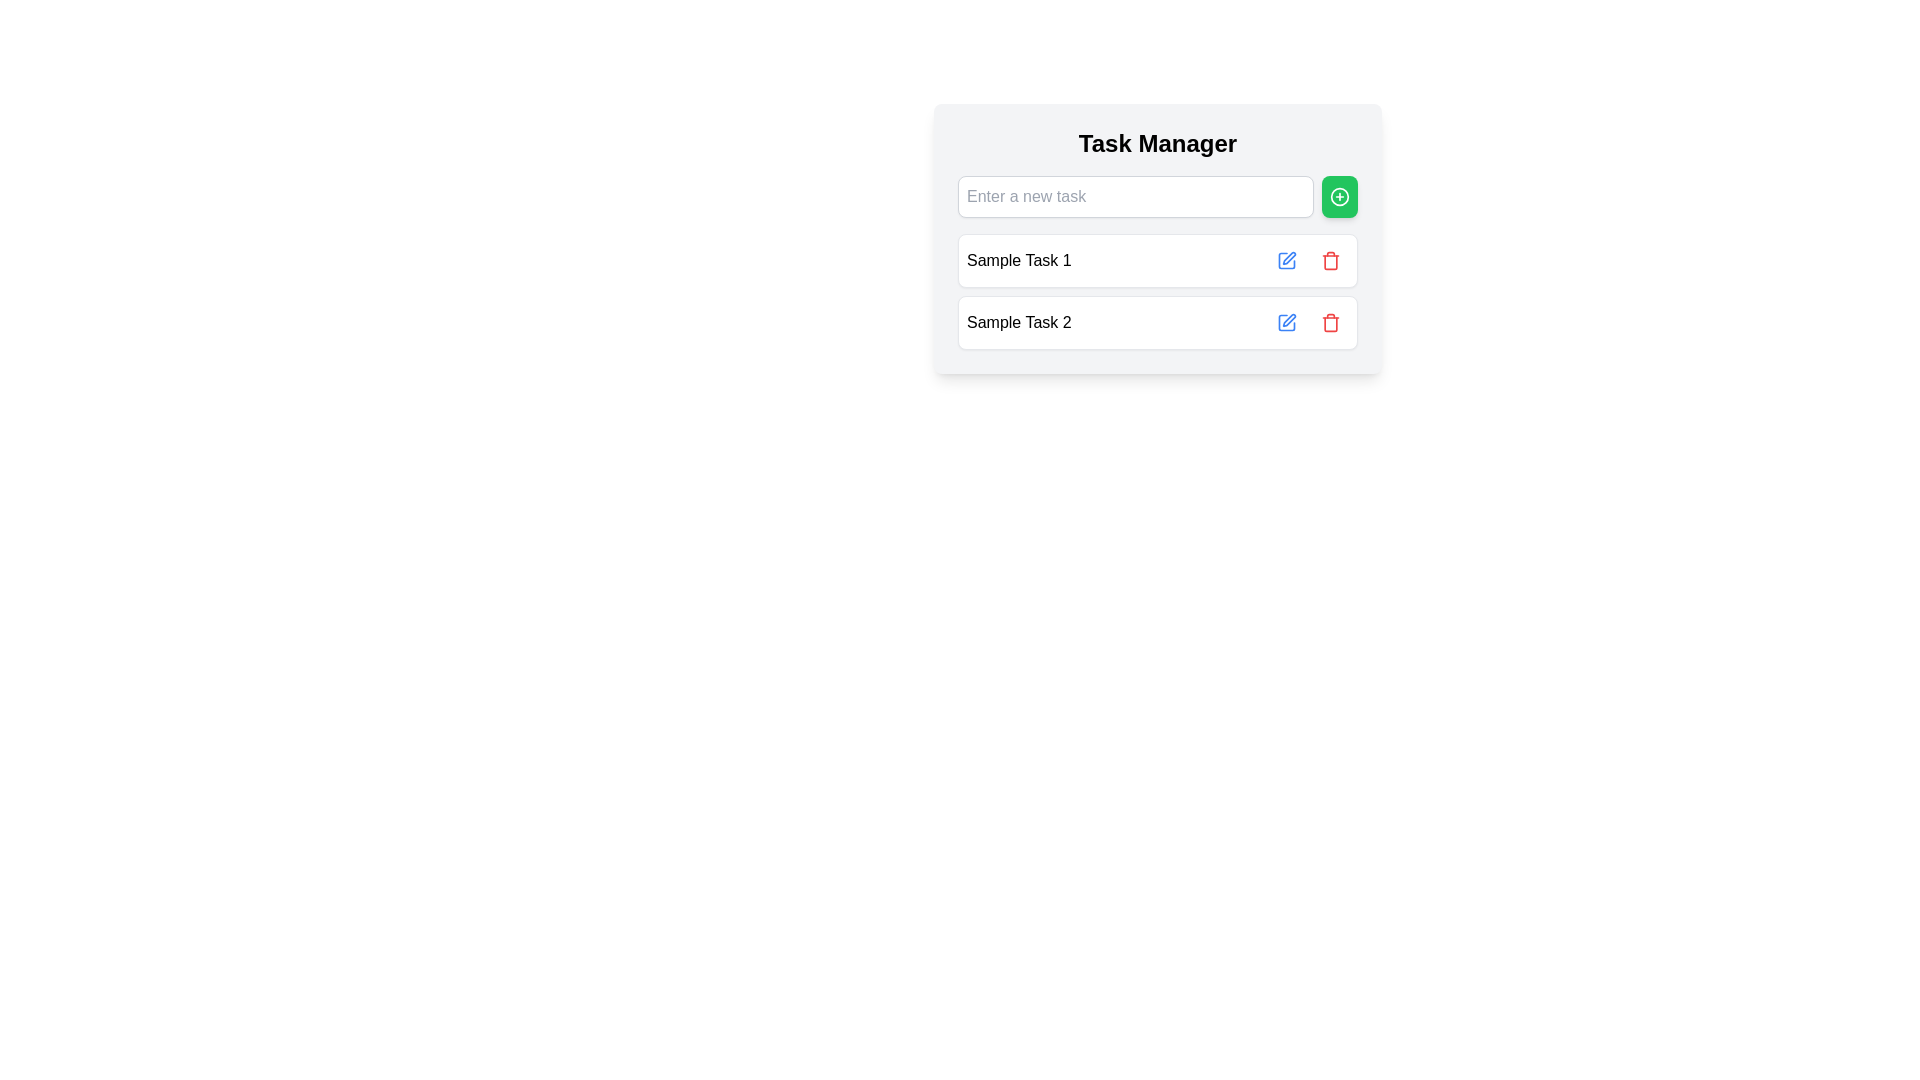 This screenshot has width=1920, height=1080. What do you see at coordinates (1019, 322) in the screenshot?
I see `the text label that displays the title of the second task entry in the Task Manager interface, which is centrally aligned within its task card` at bounding box center [1019, 322].